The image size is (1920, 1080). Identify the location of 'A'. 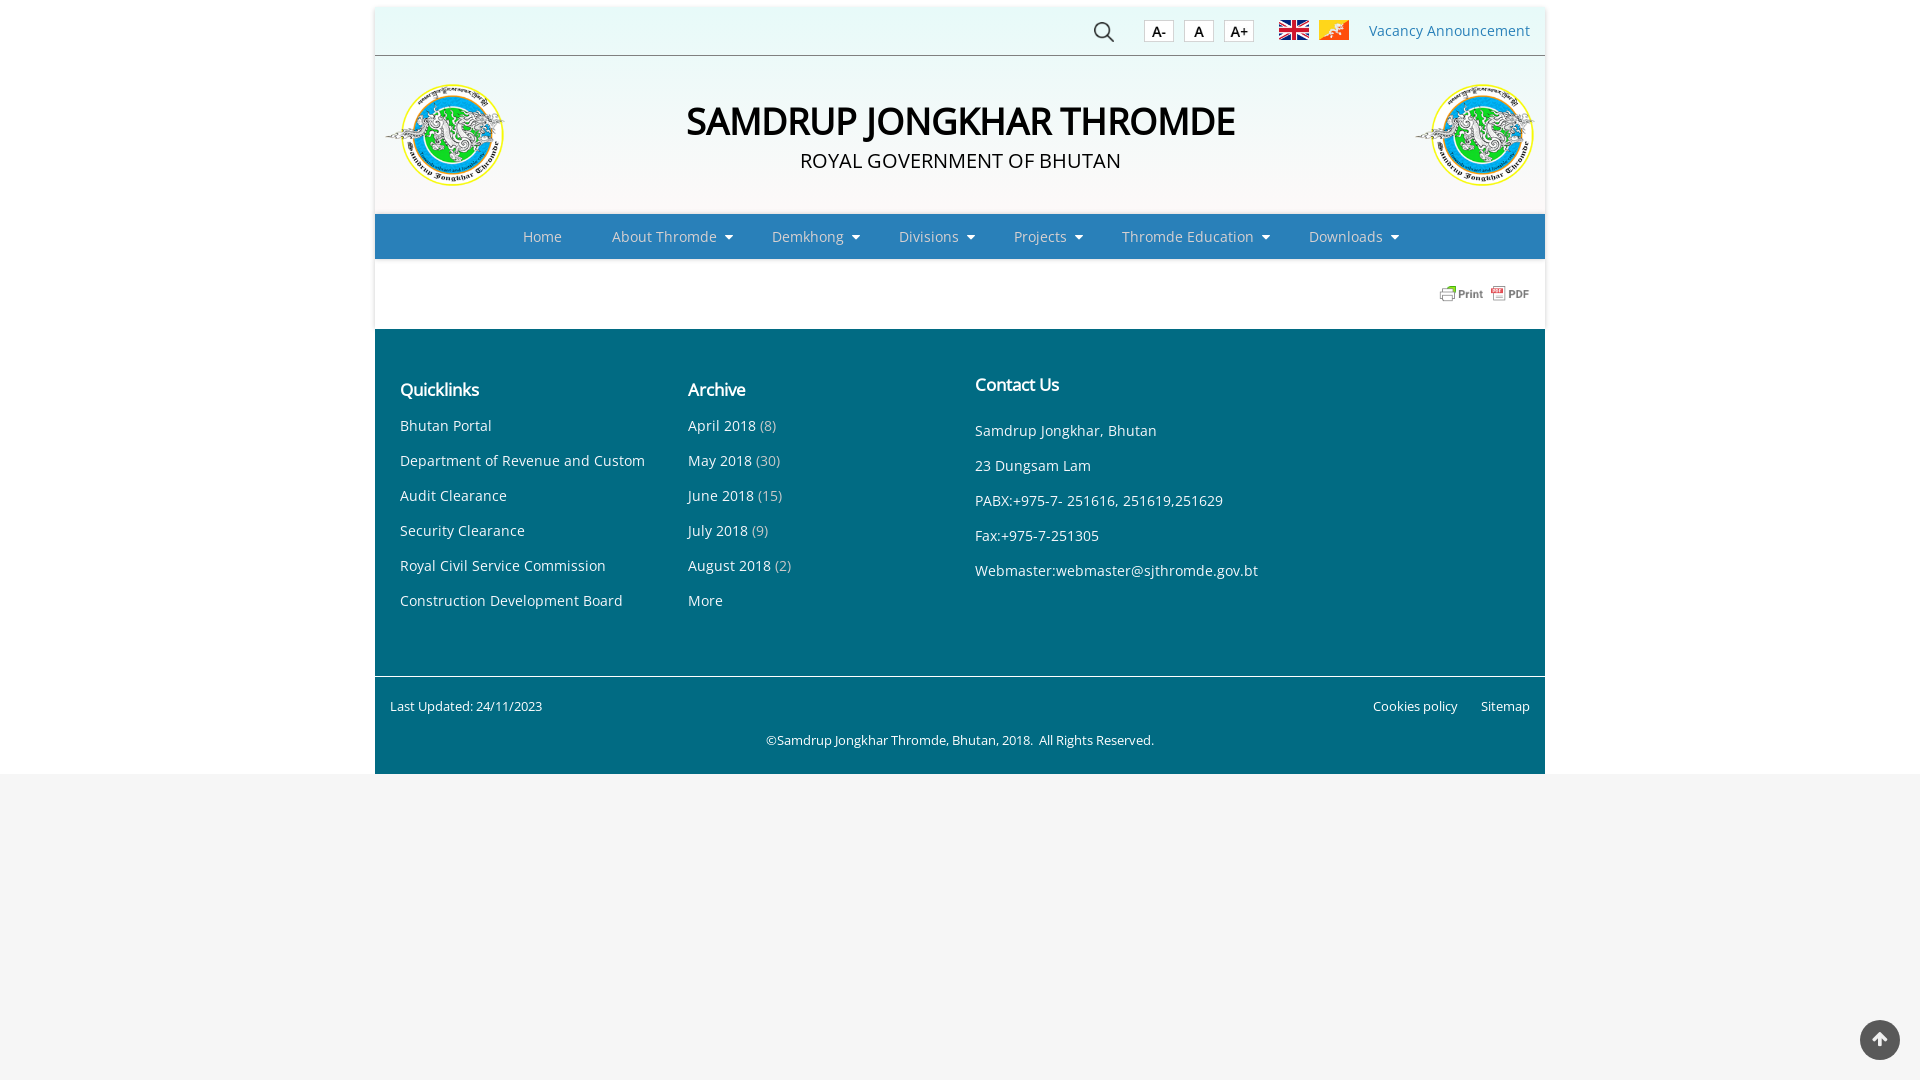
(1184, 34).